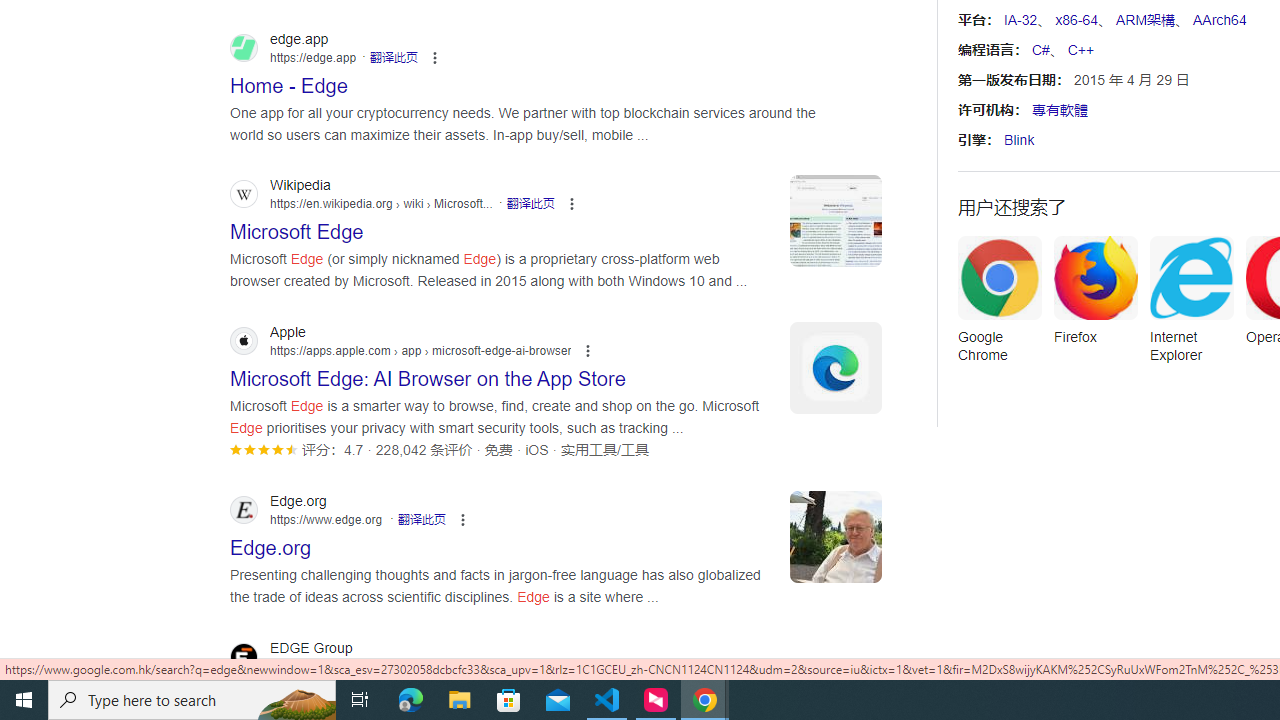  Describe the element at coordinates (1020, 20) in the screenshot. I see `'IA-32'` at that location.